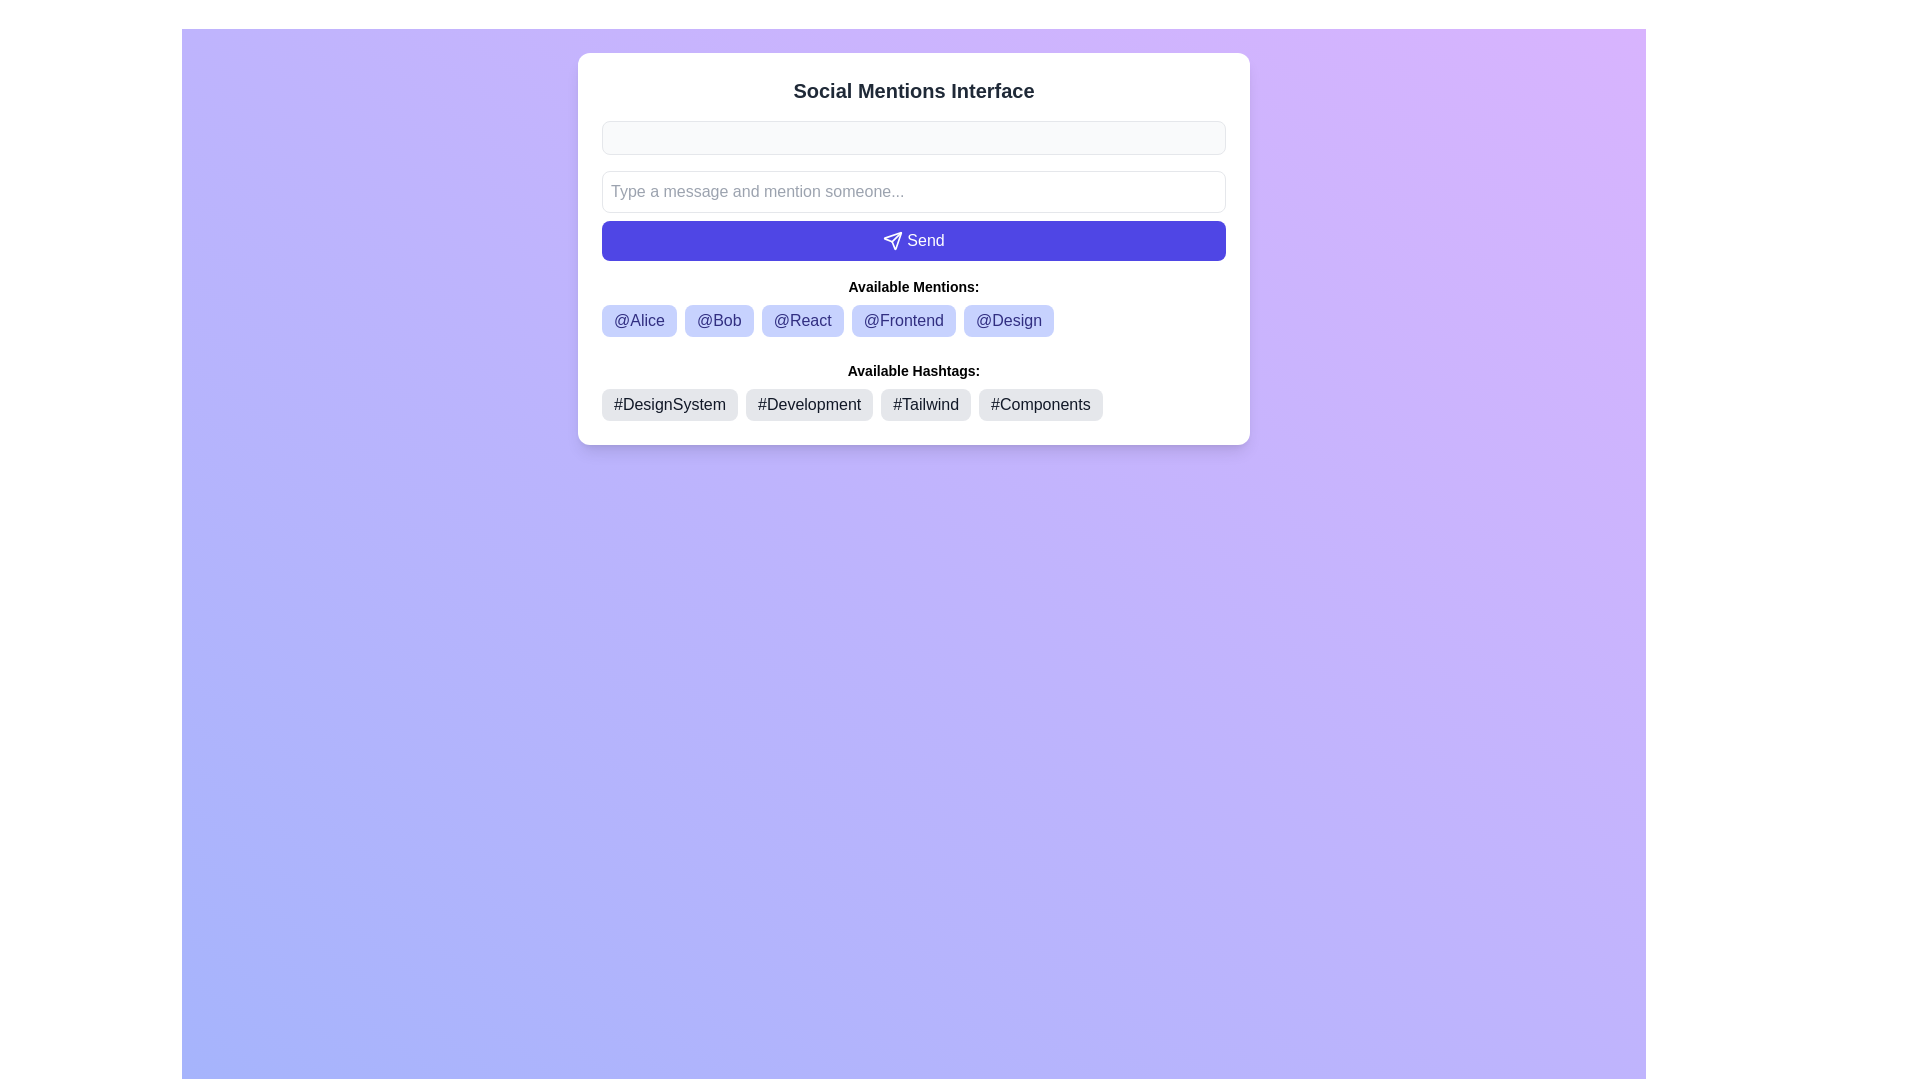  Describe the element at coordinates (912, 91) in the screenshot. I see `header text located at the top-center of the interface, which serves as a title for the user interface section` at that location.